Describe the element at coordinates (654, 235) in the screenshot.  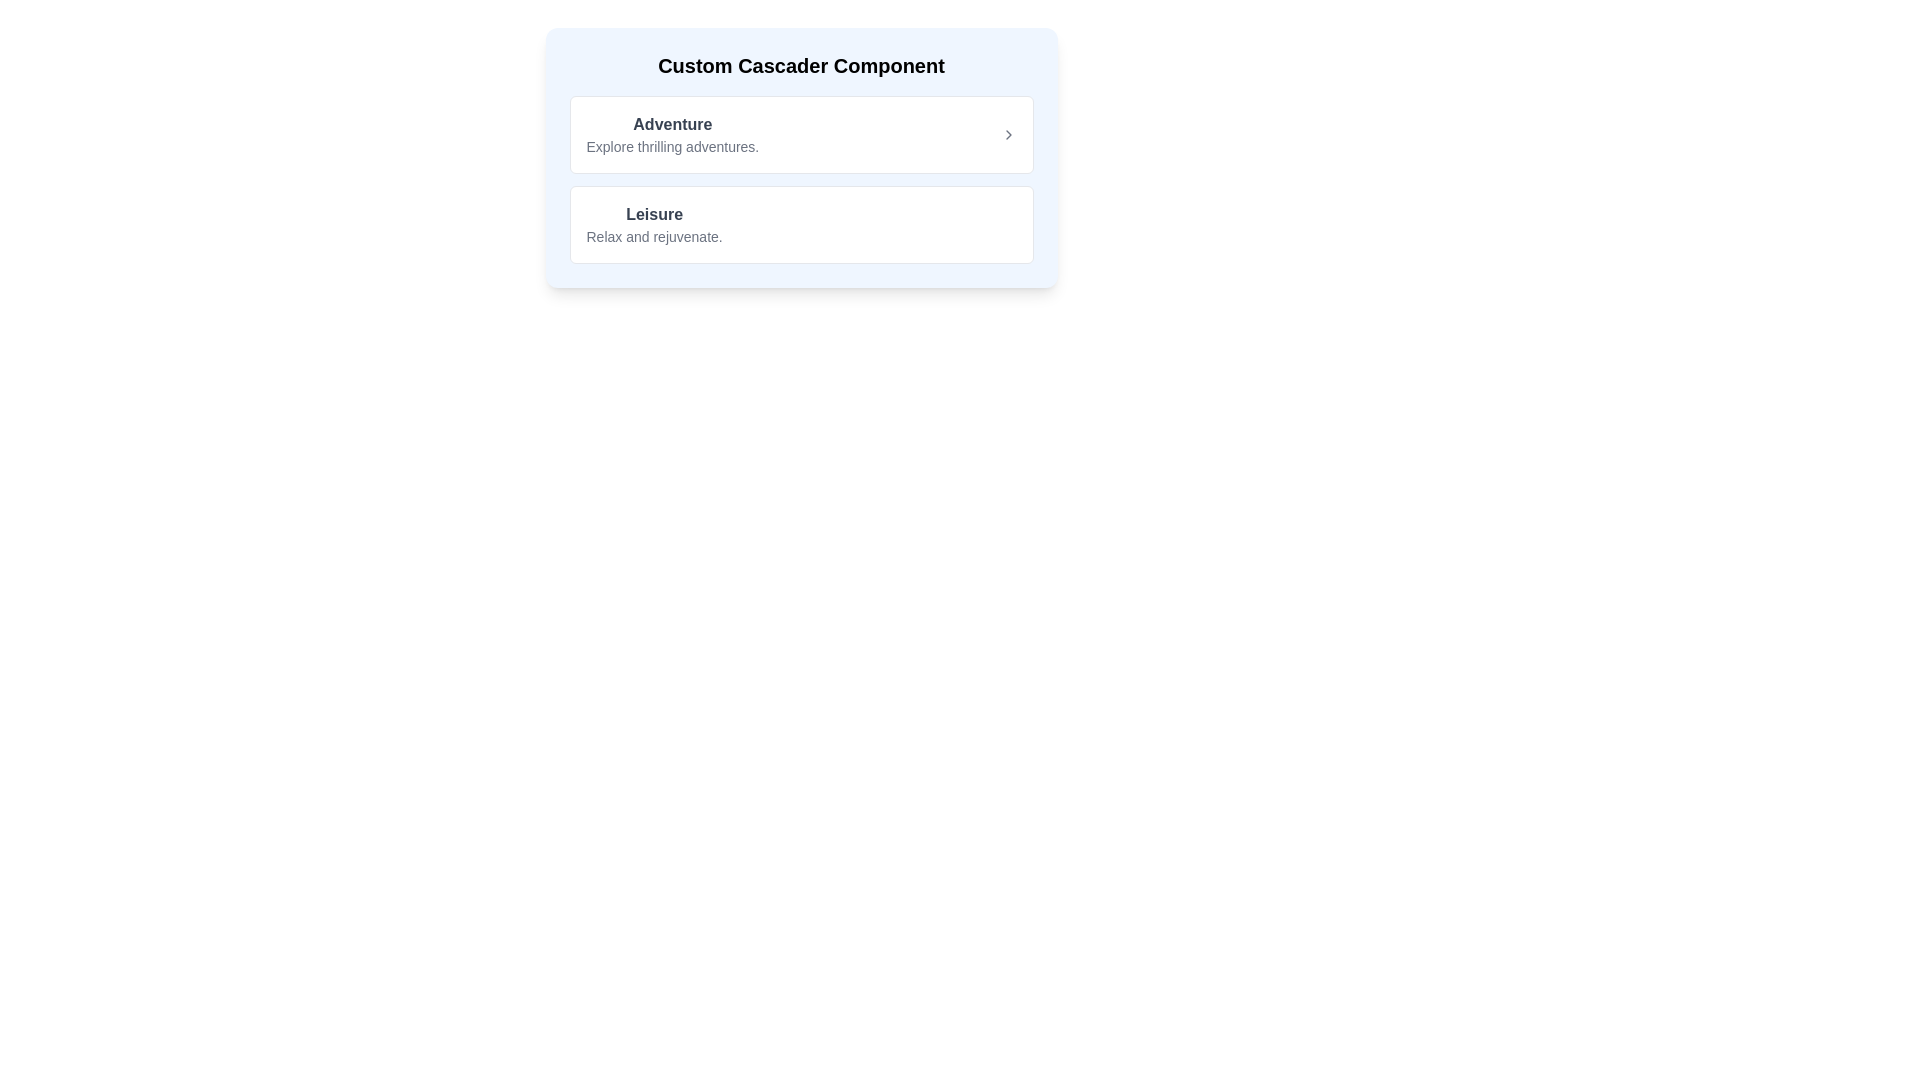
I see `the static text snippet reading 'Relax and rejuvenate.' which is styled with a gray font and positioned beneath the 'Leisure' label` at that location.